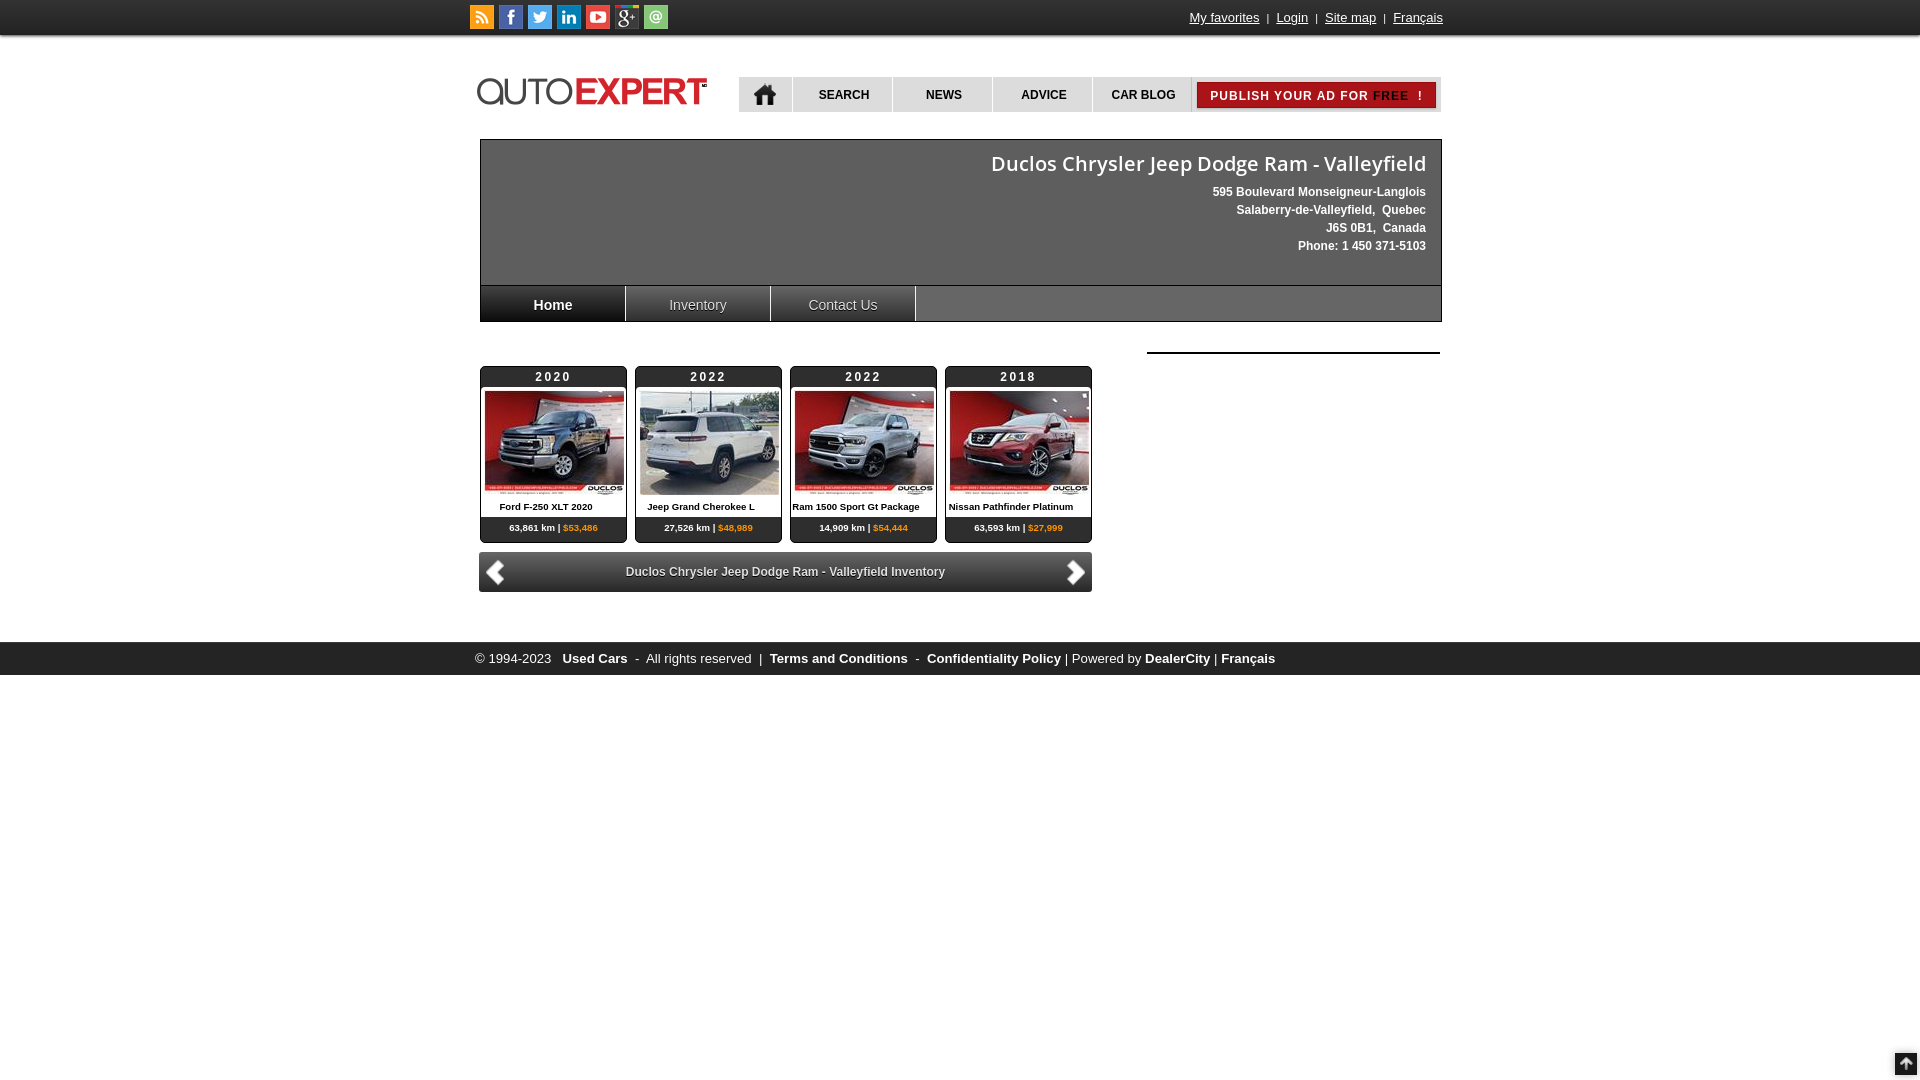 Image resolution: width=1920 pixels, height=1080 pixels. What do you see at coordinates (1291, 17) in the screenshot?
I see `'Login'` at bounding box center [1291, 17].